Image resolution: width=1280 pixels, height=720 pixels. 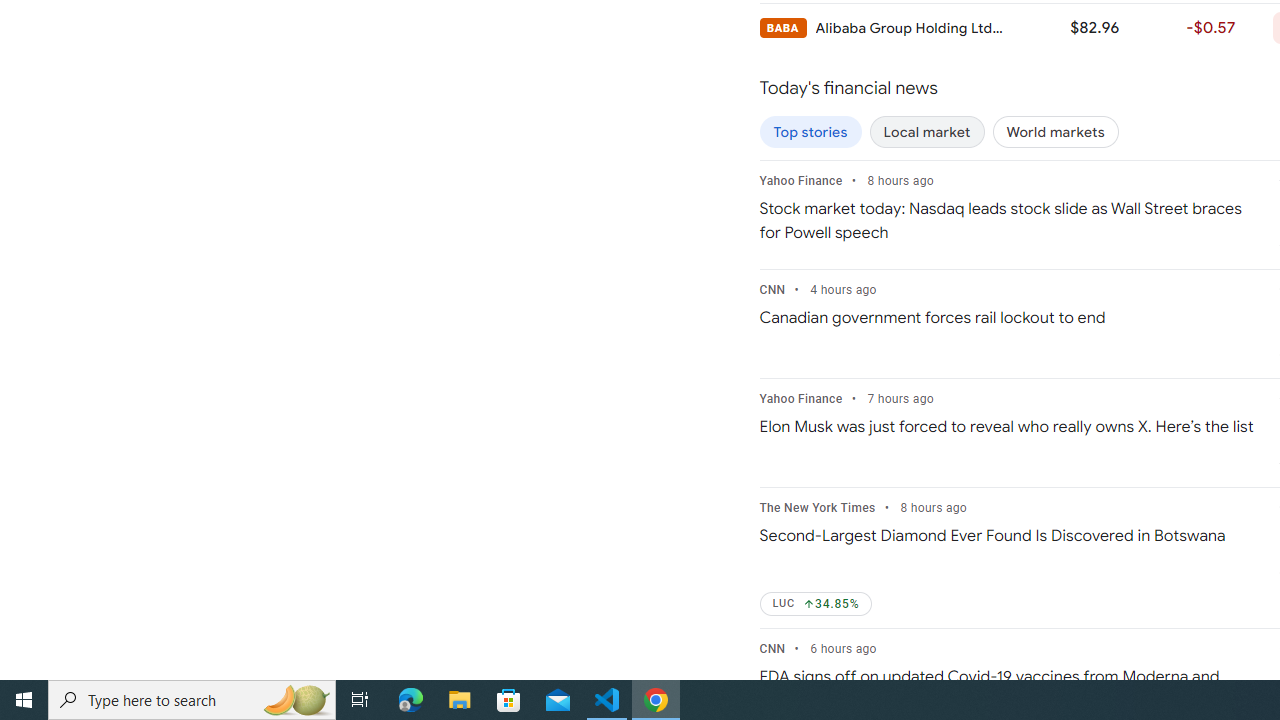 I want to click on 'LUC Up by 34.85%', so click(x=816, y=603).